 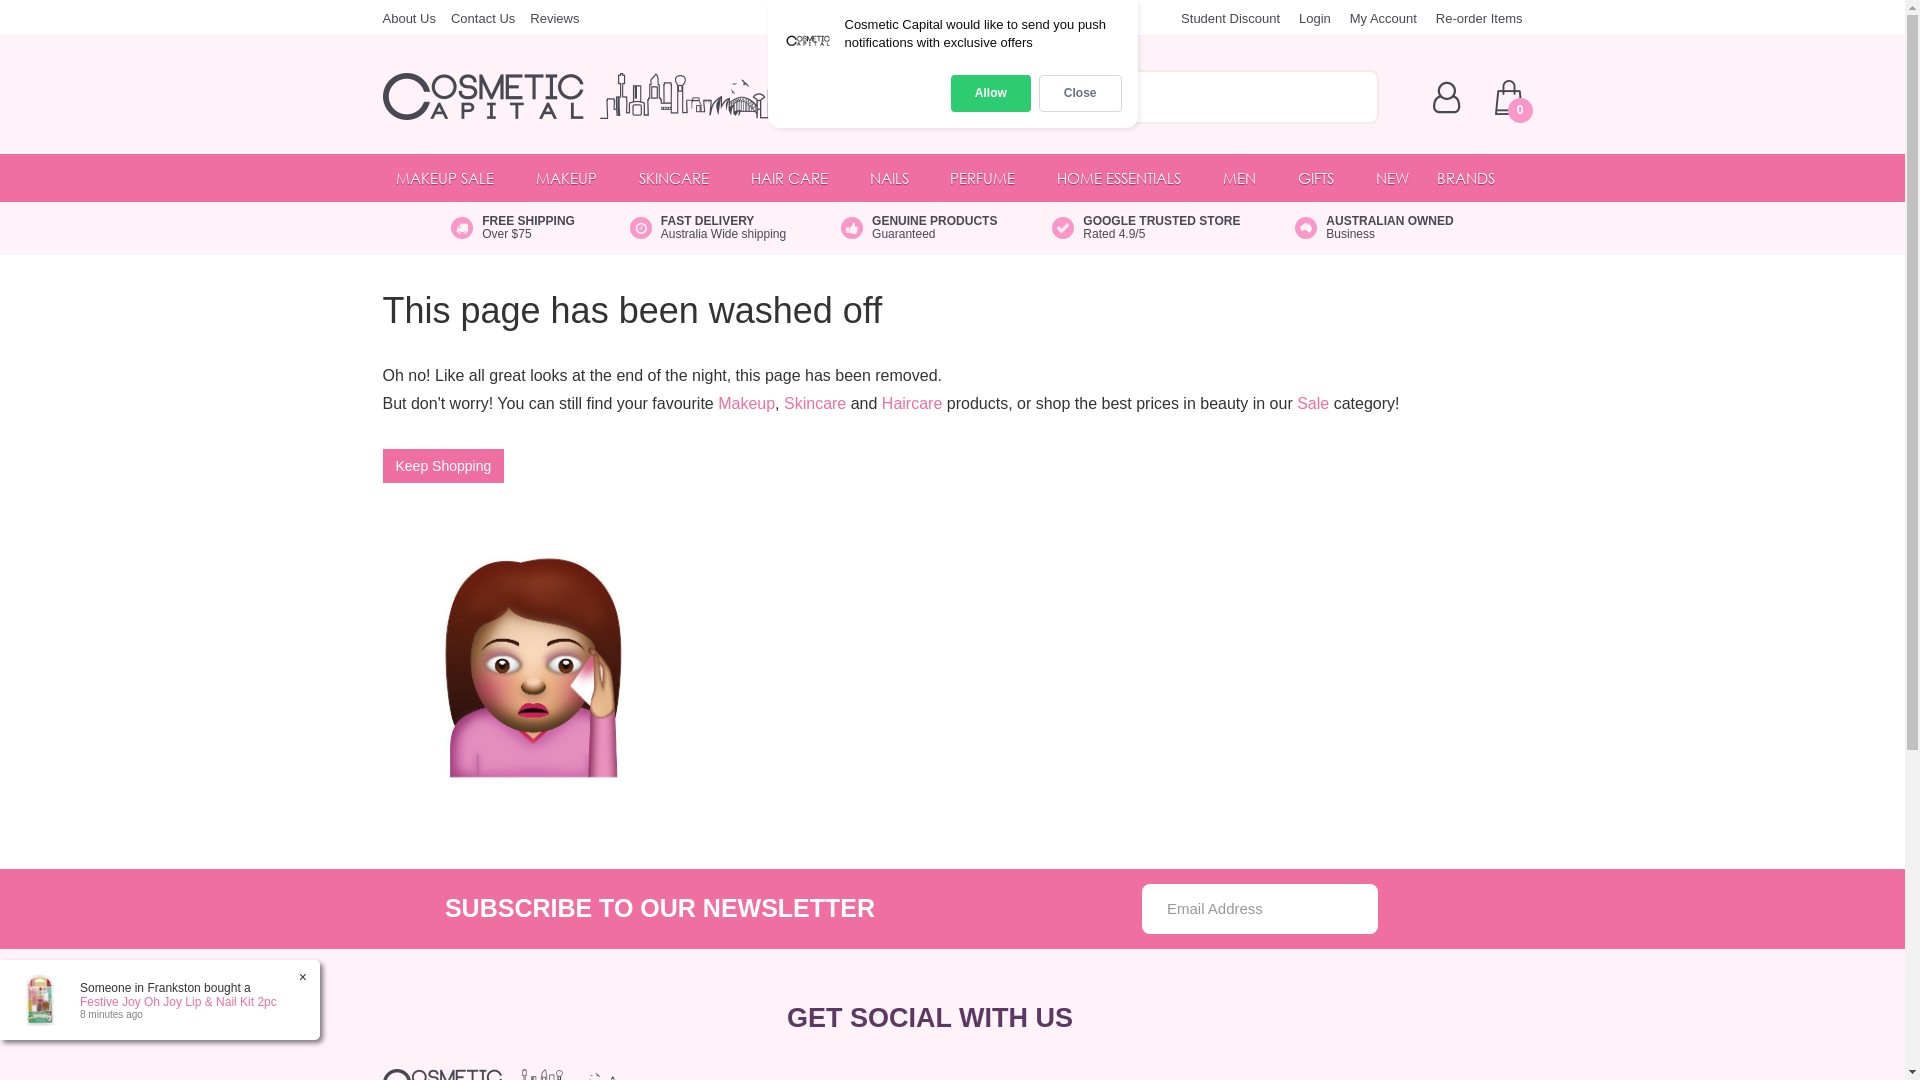 I want to click on 'AUSTRALIAN OWNED, so click(x=1372, y=226).